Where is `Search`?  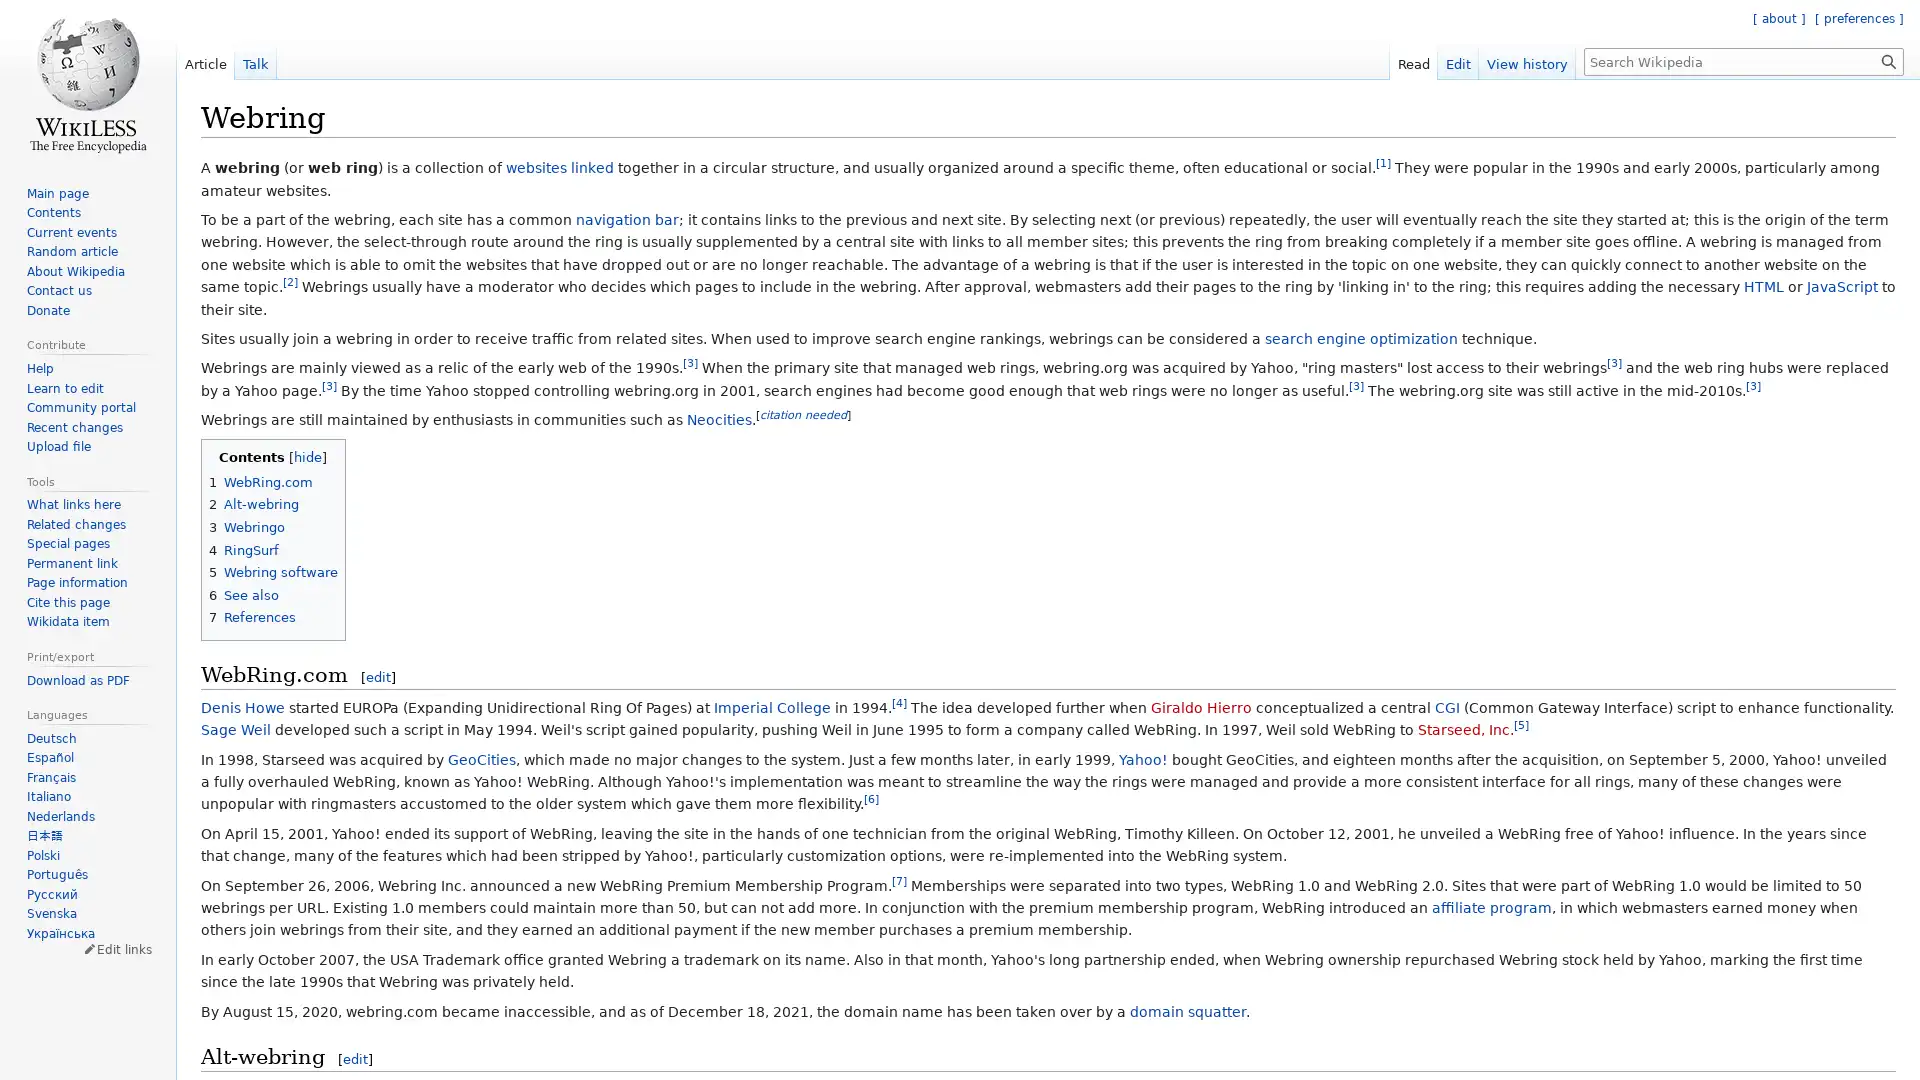
Search is located at coordinates (1888, 60).